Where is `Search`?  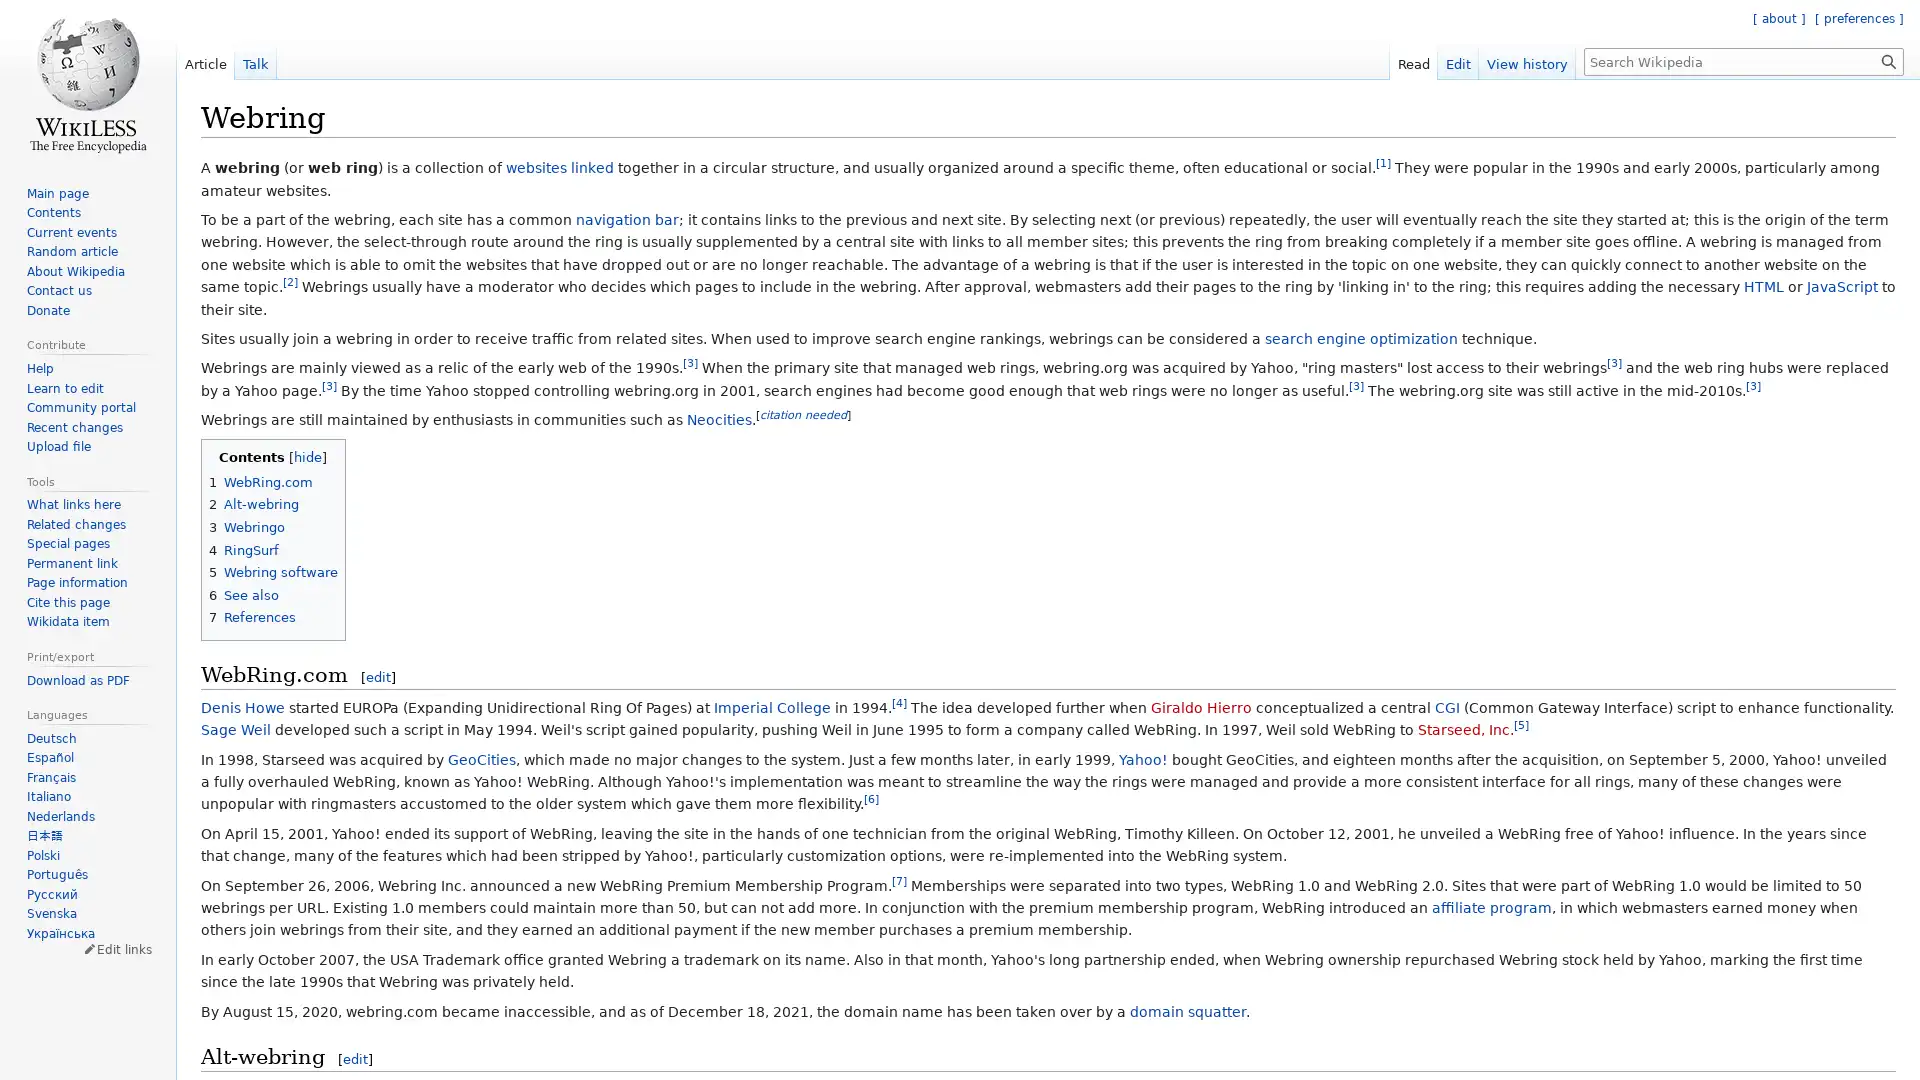
Search is located at coordinates (1888, 60).